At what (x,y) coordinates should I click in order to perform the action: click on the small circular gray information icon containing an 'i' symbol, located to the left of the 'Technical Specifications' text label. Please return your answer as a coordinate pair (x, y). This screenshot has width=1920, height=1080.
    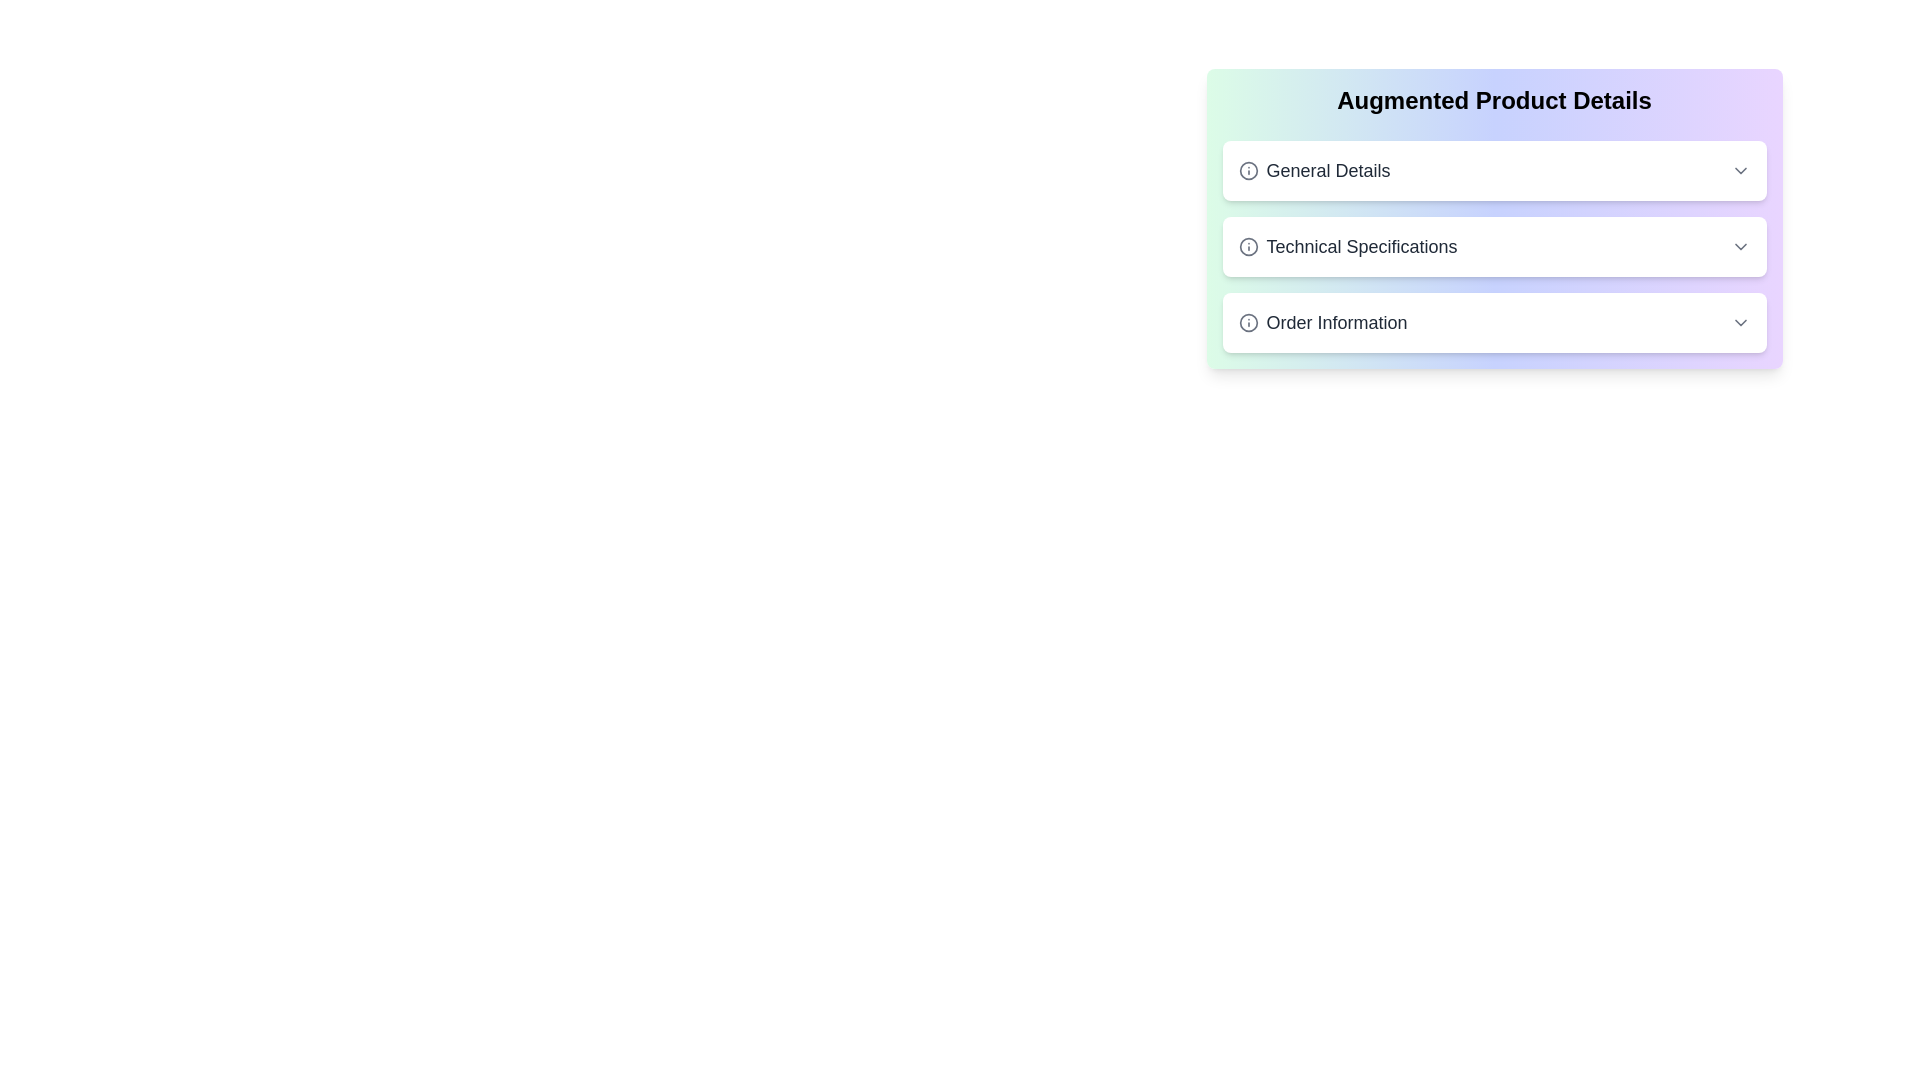
    Looking at the image, I should click on (1247, 245).